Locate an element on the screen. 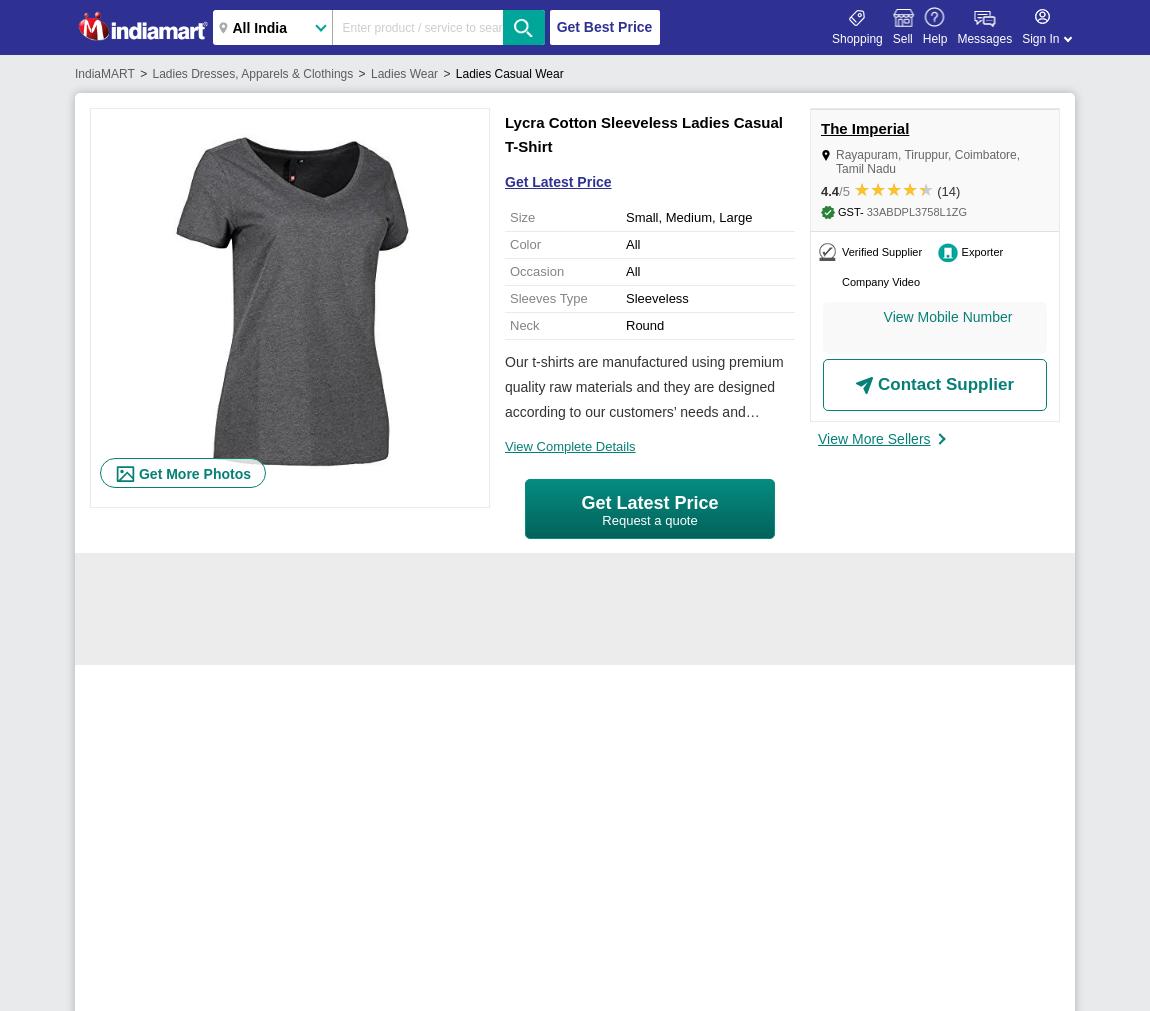 The width and height of the screenshot is (1150, 1011). '4.4' is located at coordinates (828, 191).